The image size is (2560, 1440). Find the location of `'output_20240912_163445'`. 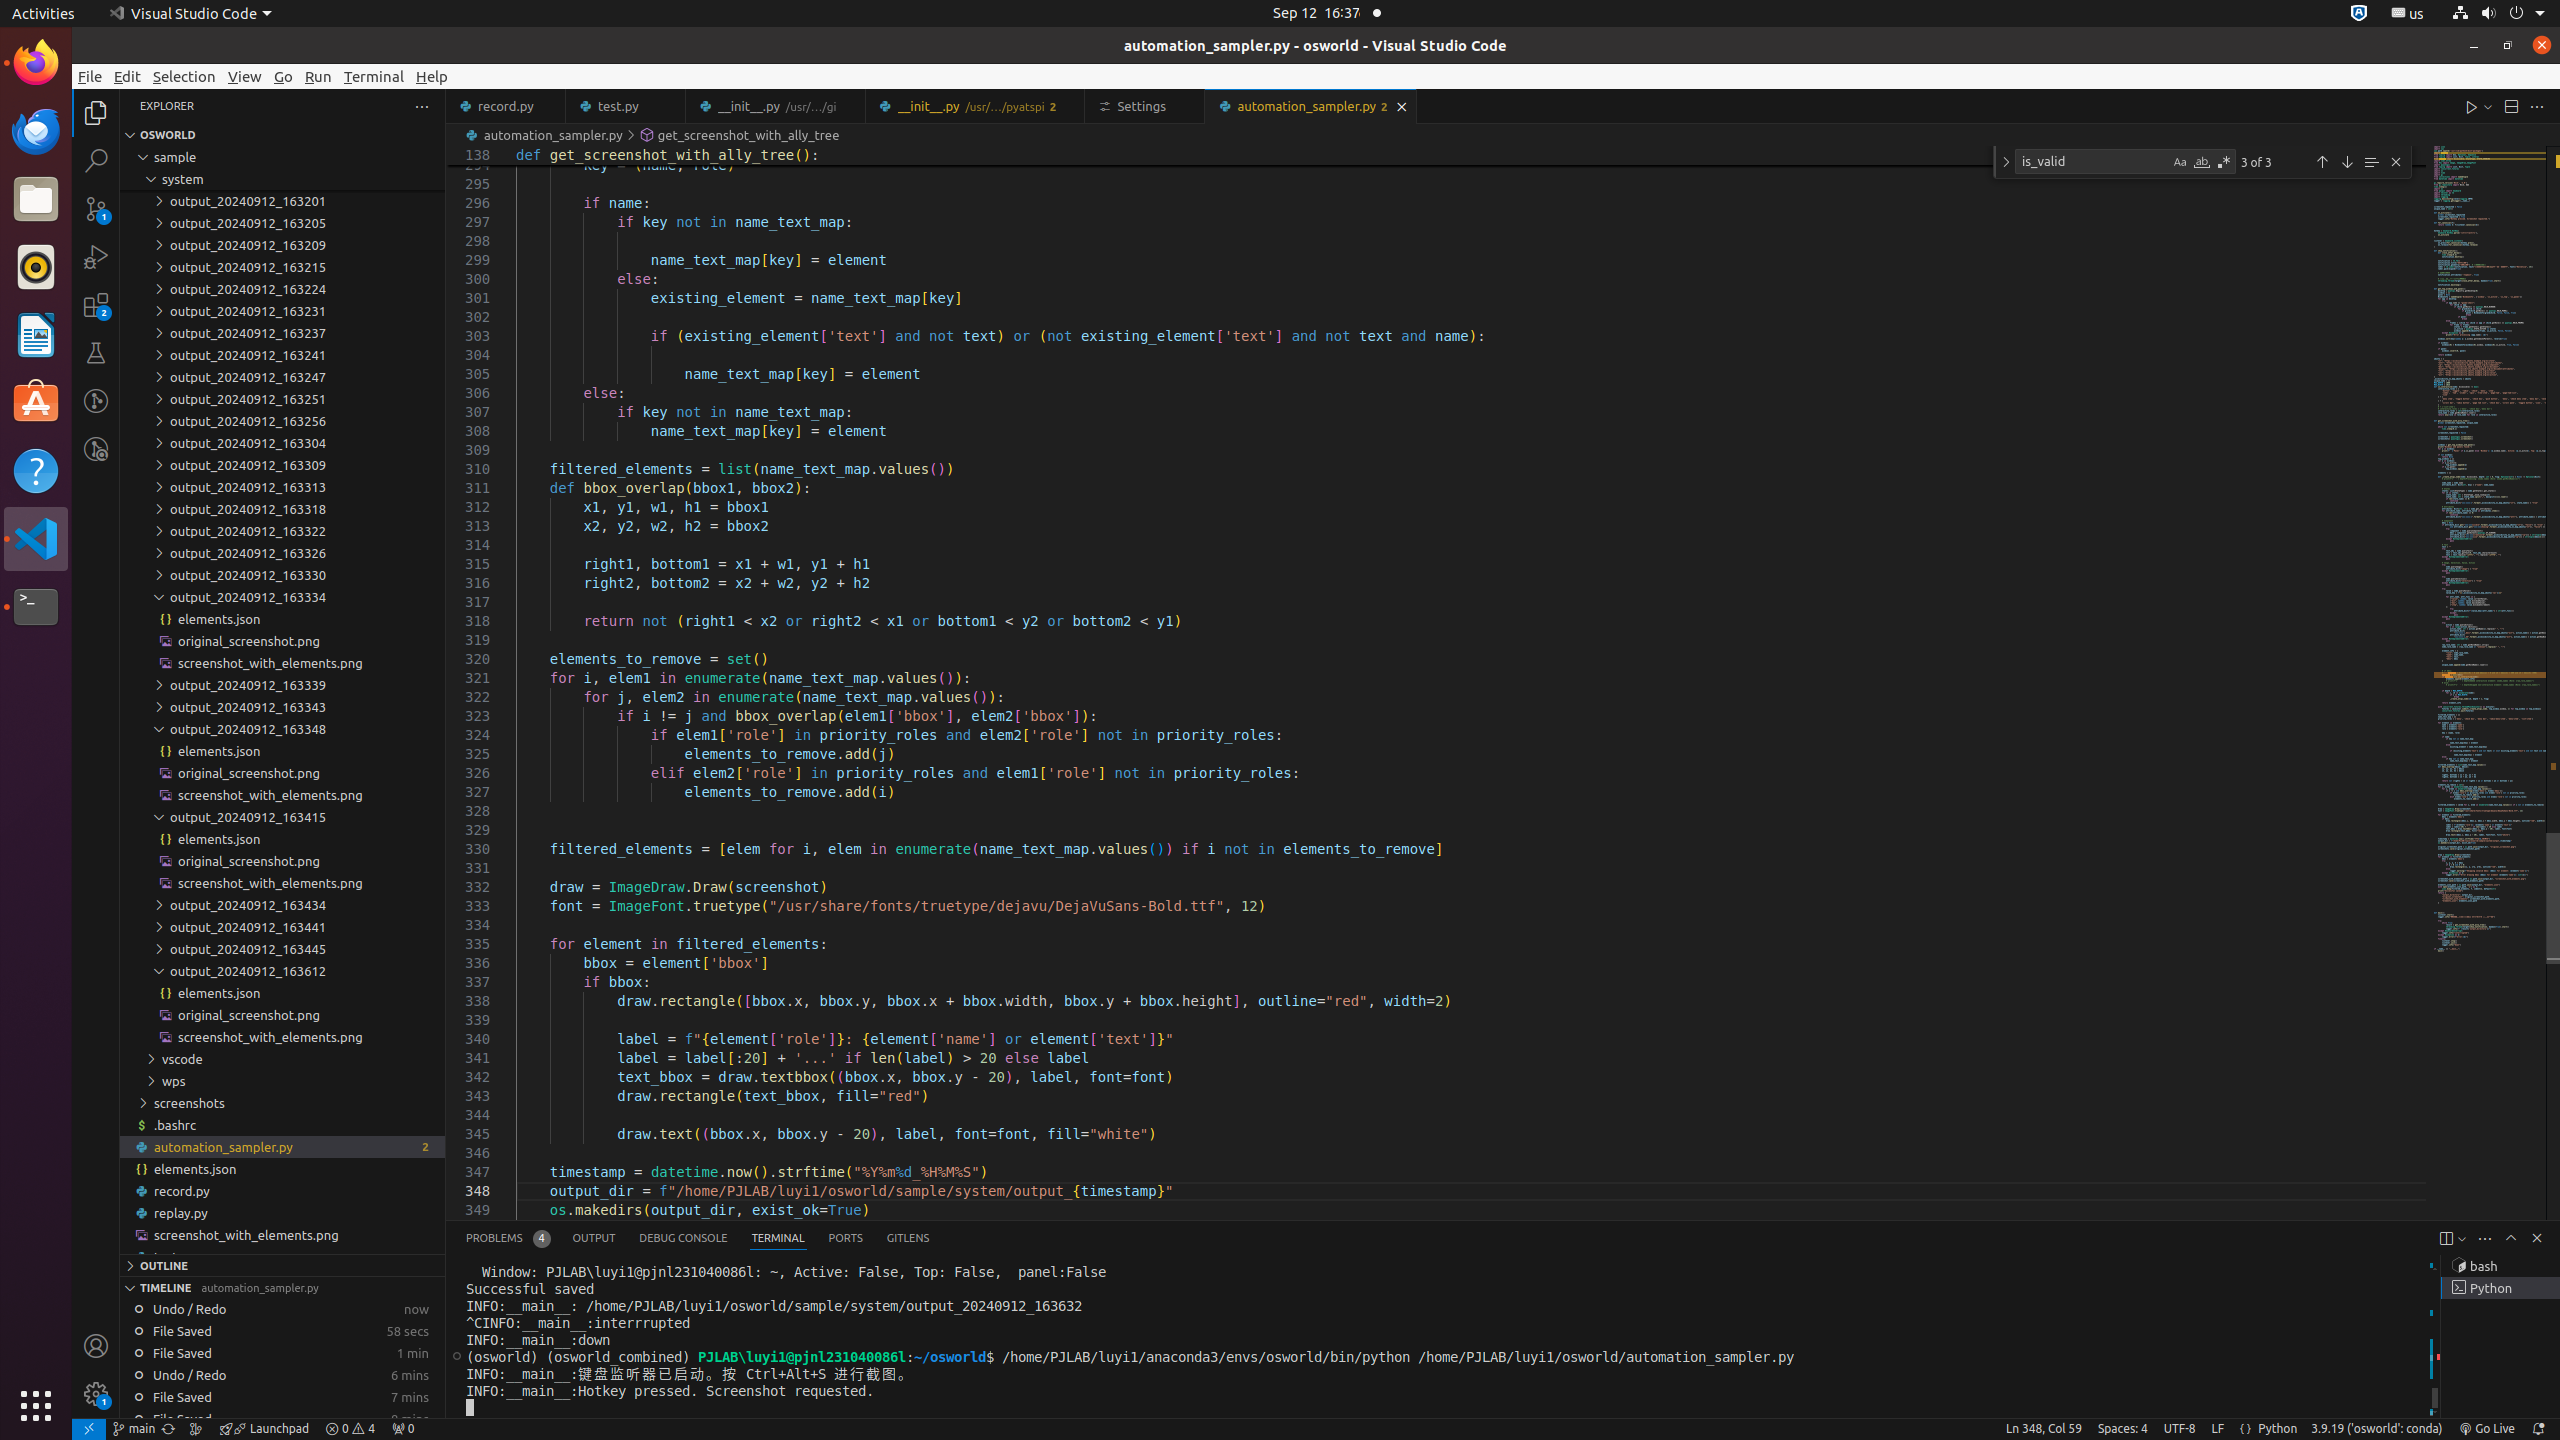

'output_20240912_163445' is located at coordinates (281, 947).